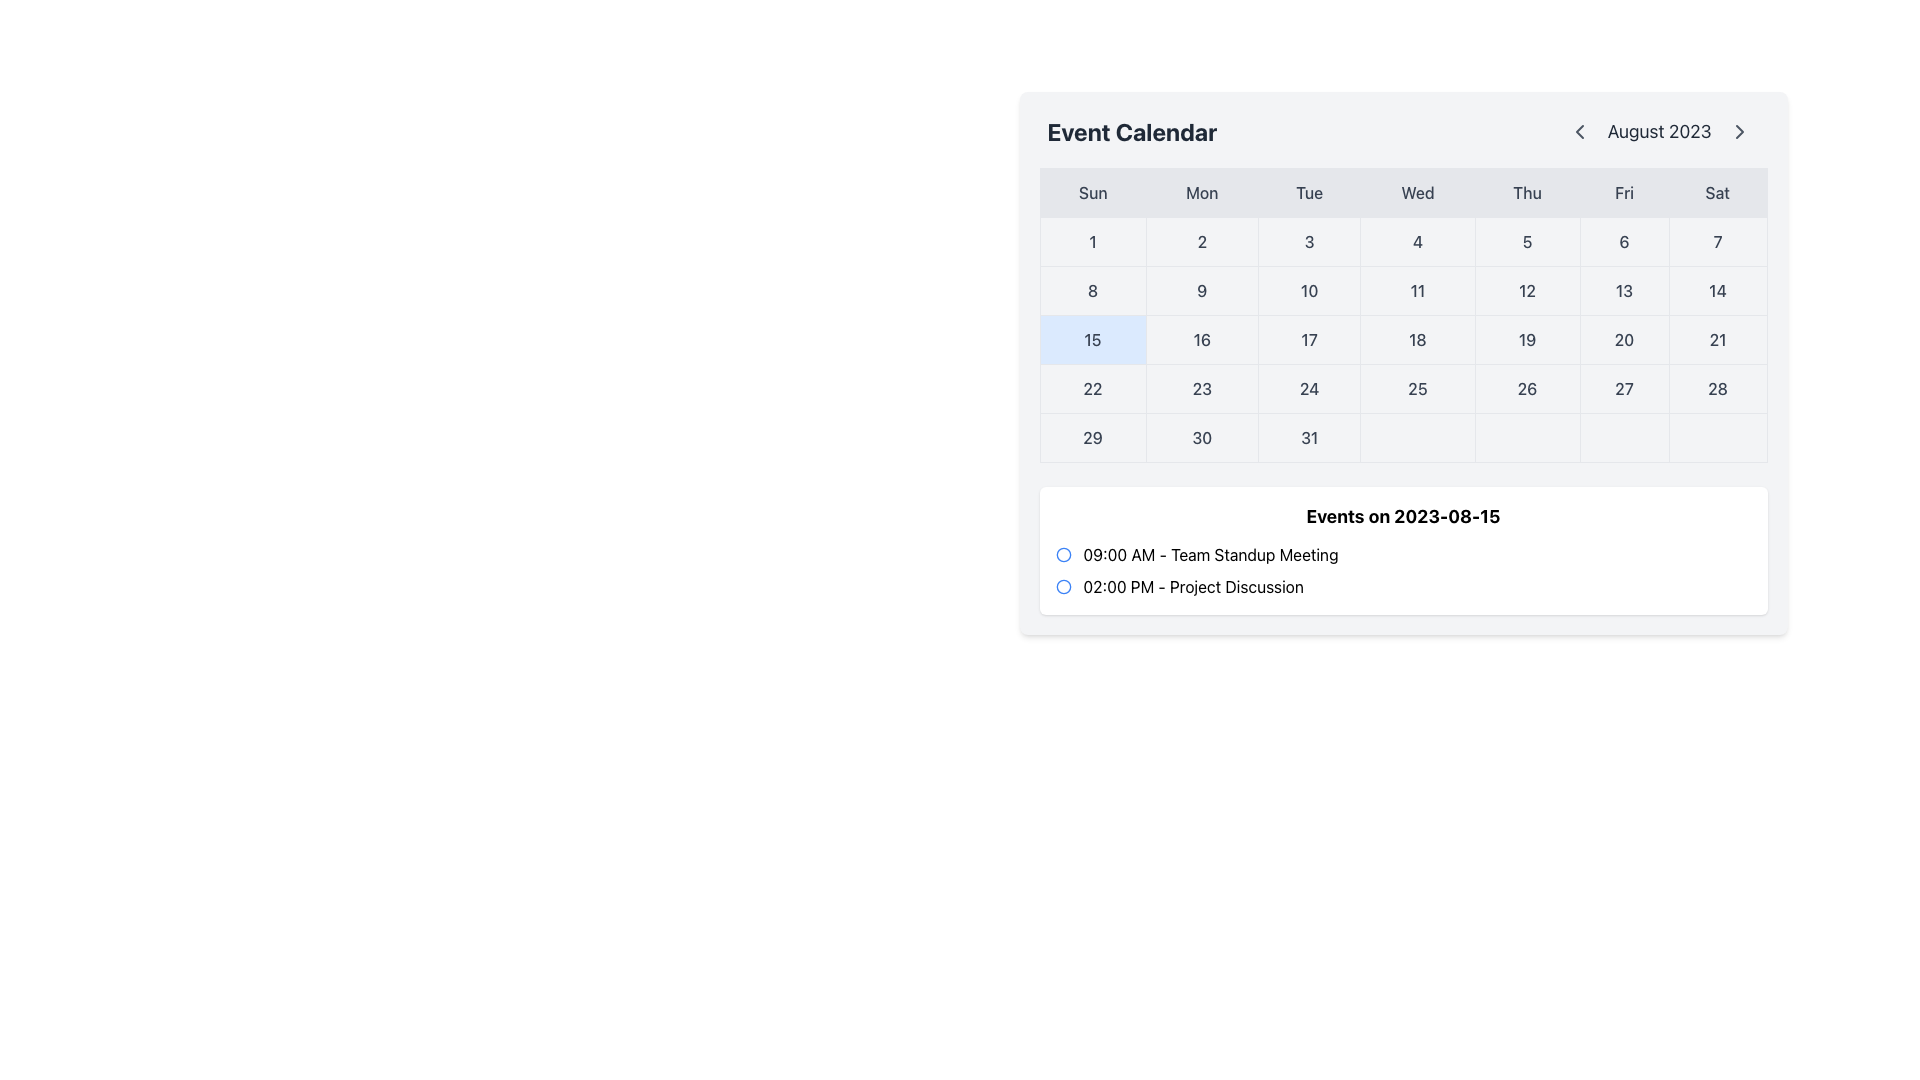 This screenshot has width=1920, height=1080. Describe the element at coordinates (1402, 585) in the screenshot. I see `the list item titled 'Project Discussion' which is the second item in the event listing for 'Events on 2023-08-15'` at that location.